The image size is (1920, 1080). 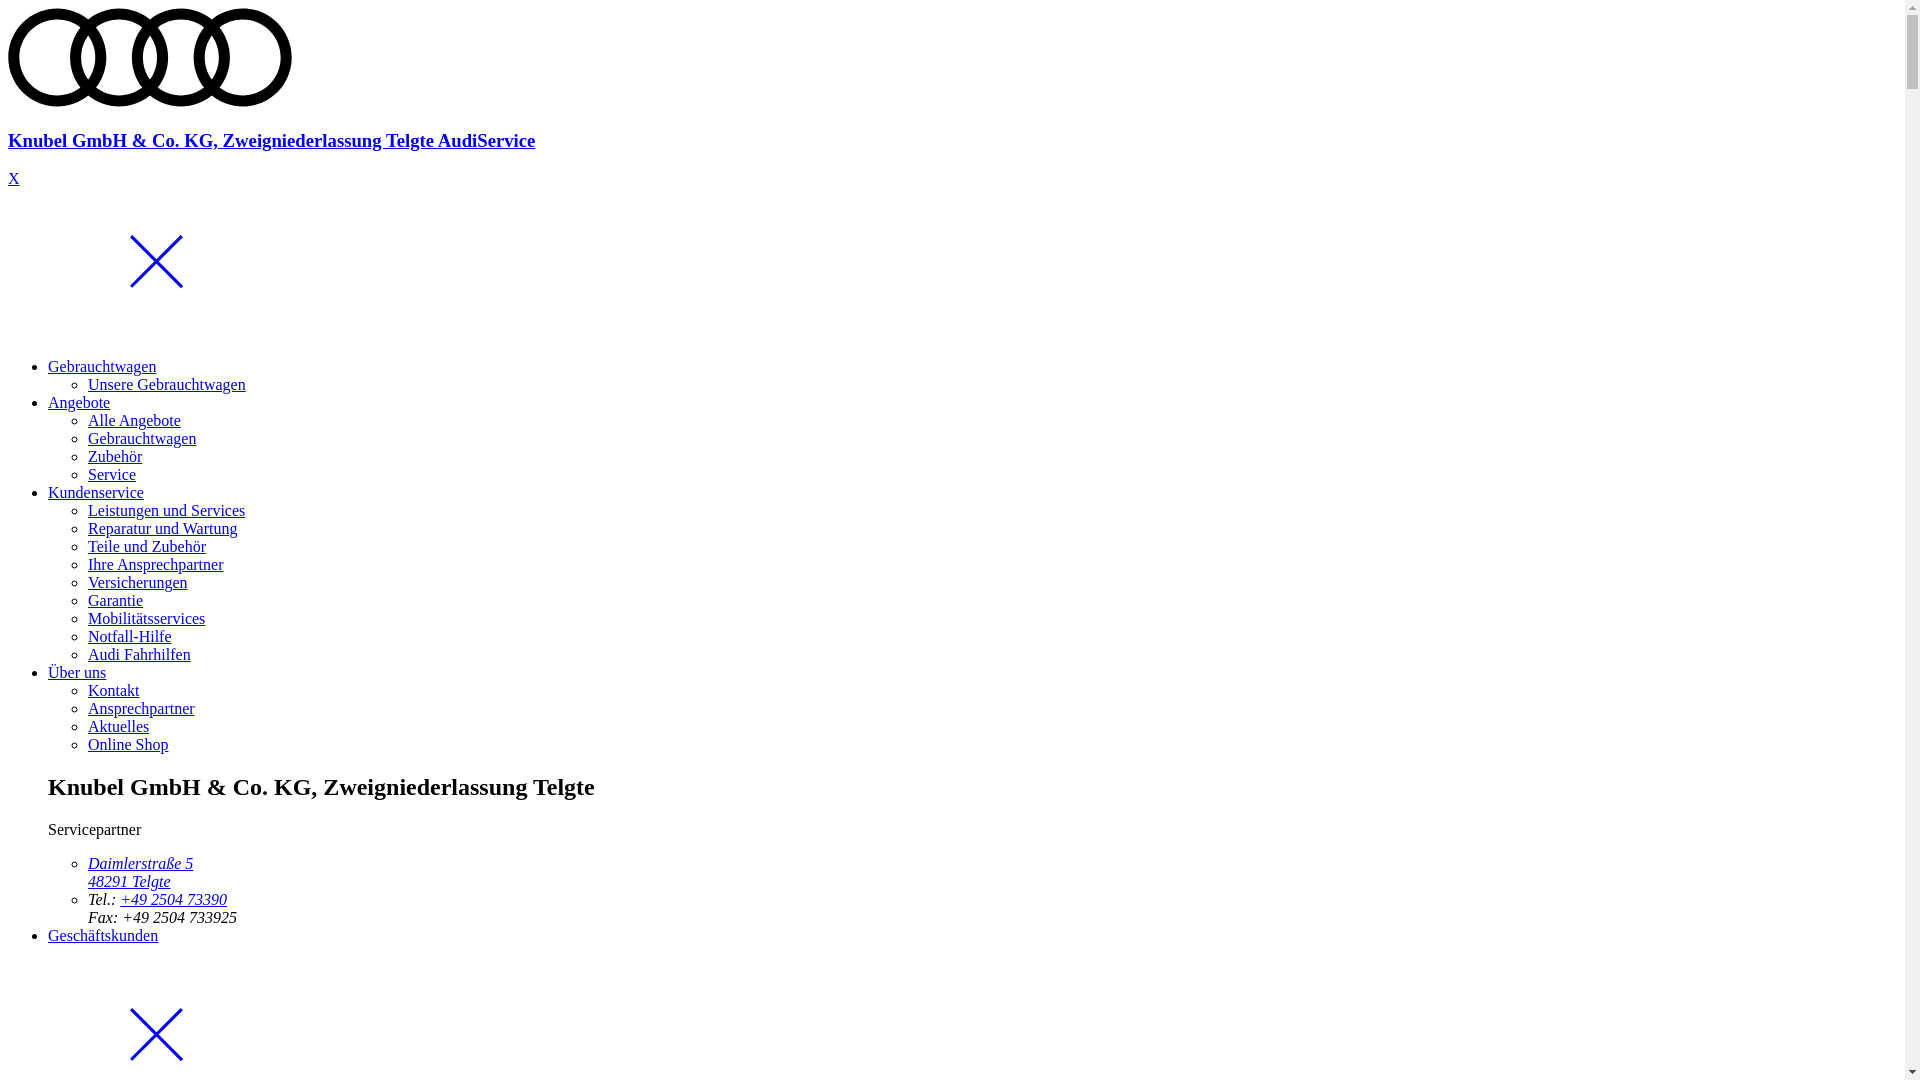 I want to click on 'Kundenservice', so click(x=95, y=492).